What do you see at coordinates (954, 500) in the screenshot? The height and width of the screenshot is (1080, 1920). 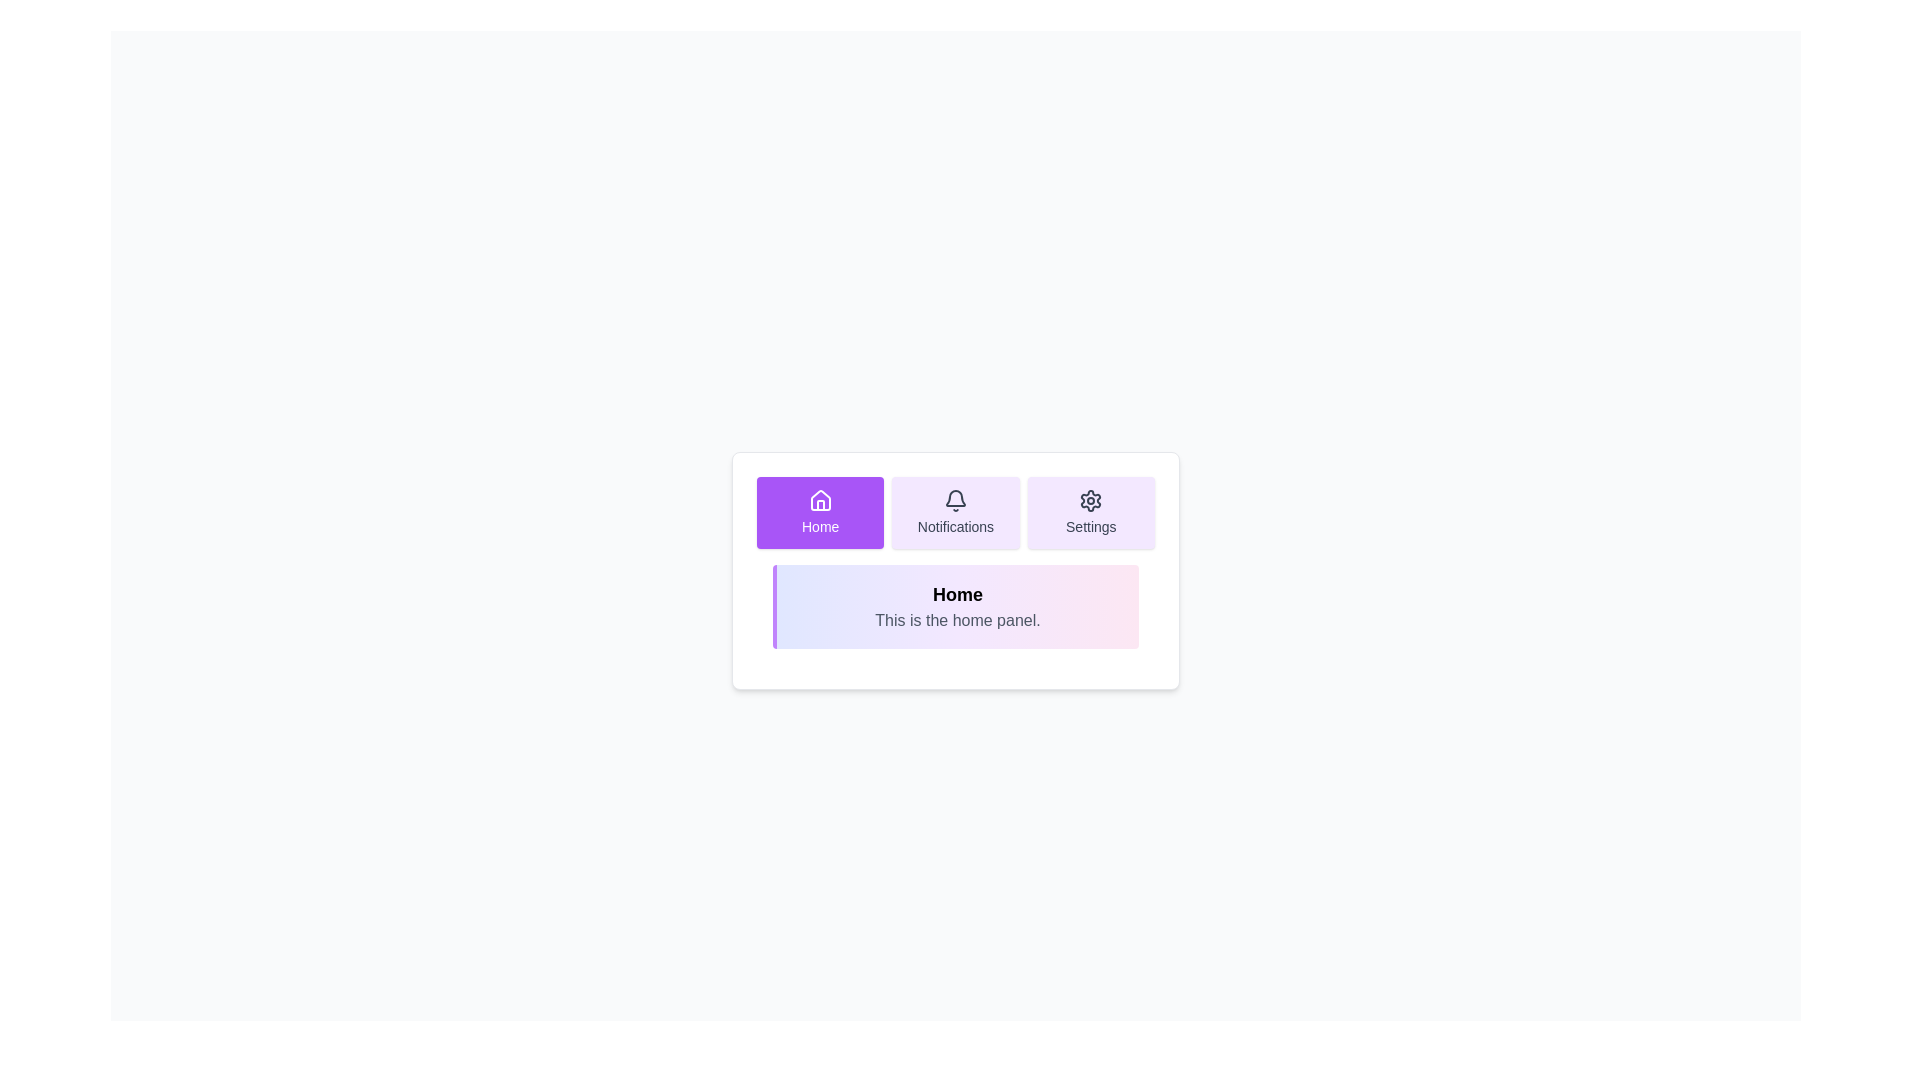 I see `the Notifications icon located at the top center of the Notifications button` at bounding box center [954, 500].